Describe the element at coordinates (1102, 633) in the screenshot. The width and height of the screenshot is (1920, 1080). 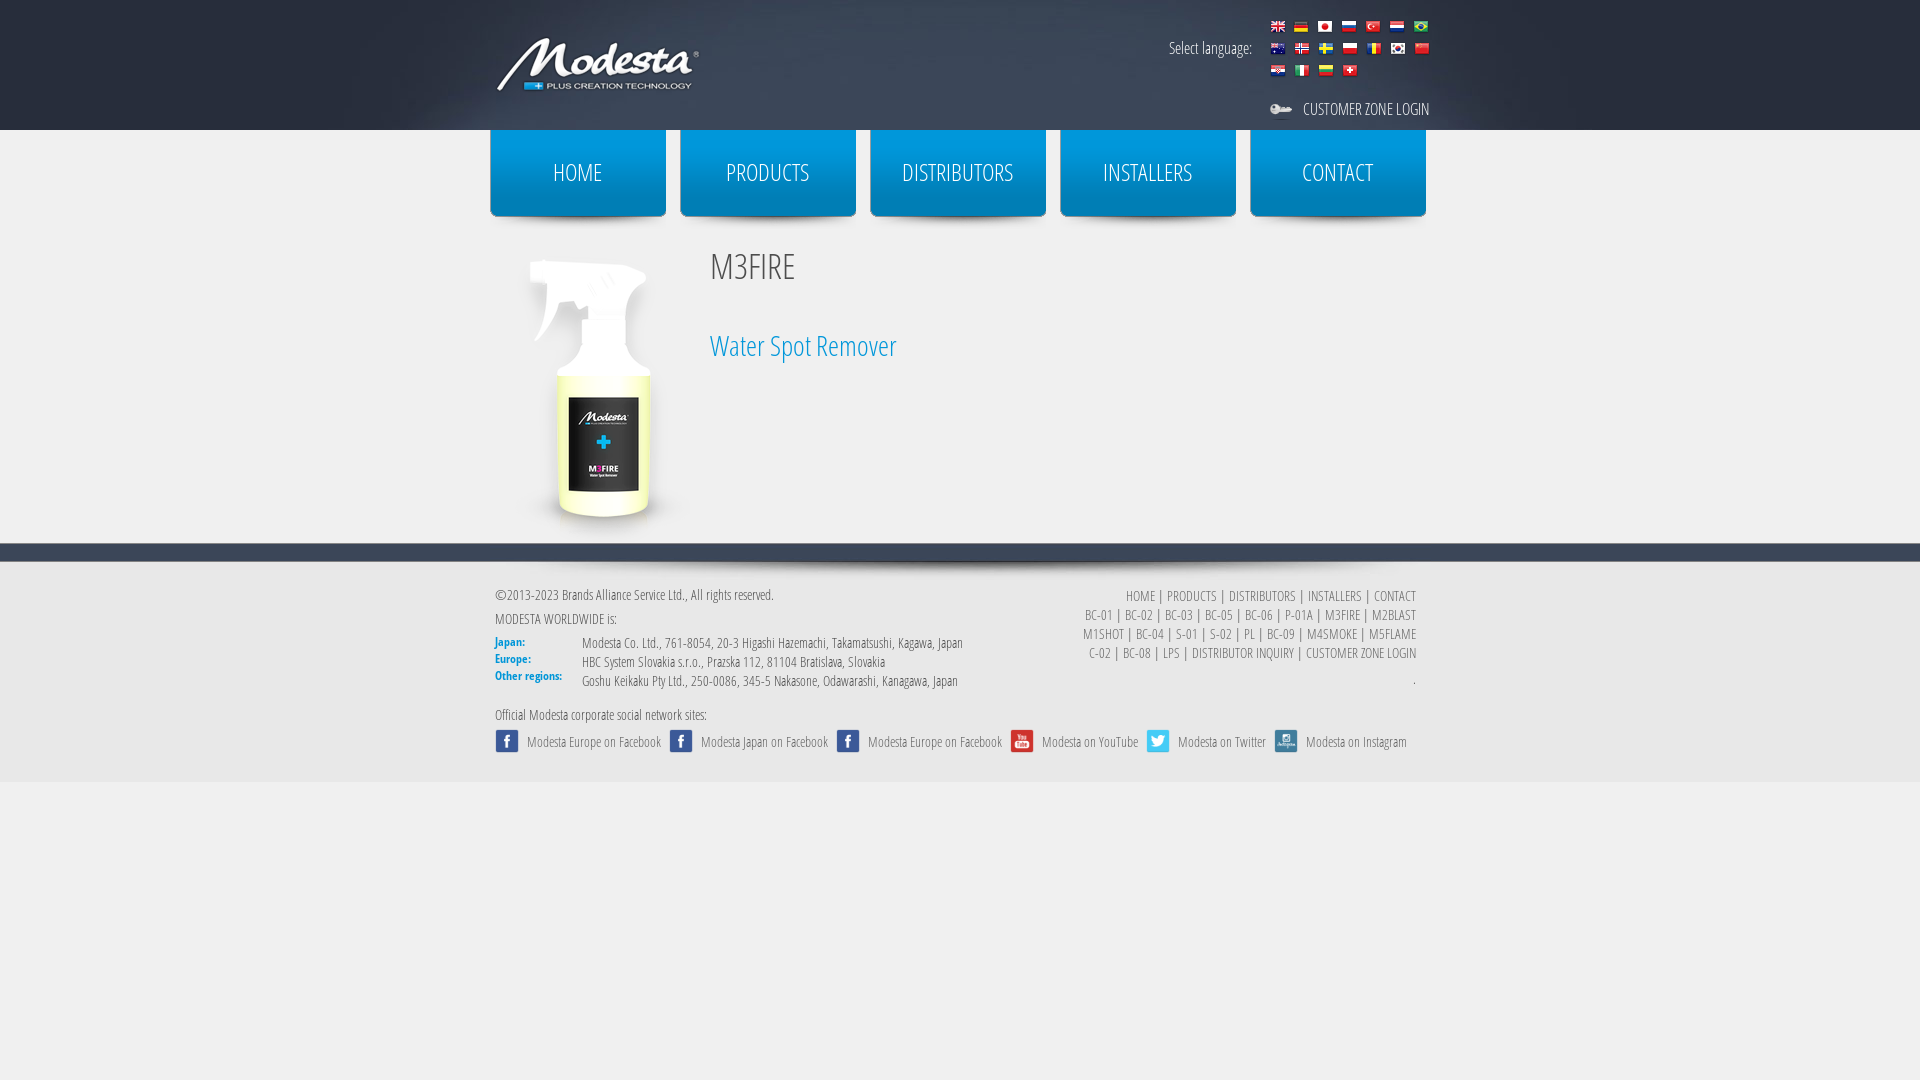
I see `'M1SHOT'` at that location.